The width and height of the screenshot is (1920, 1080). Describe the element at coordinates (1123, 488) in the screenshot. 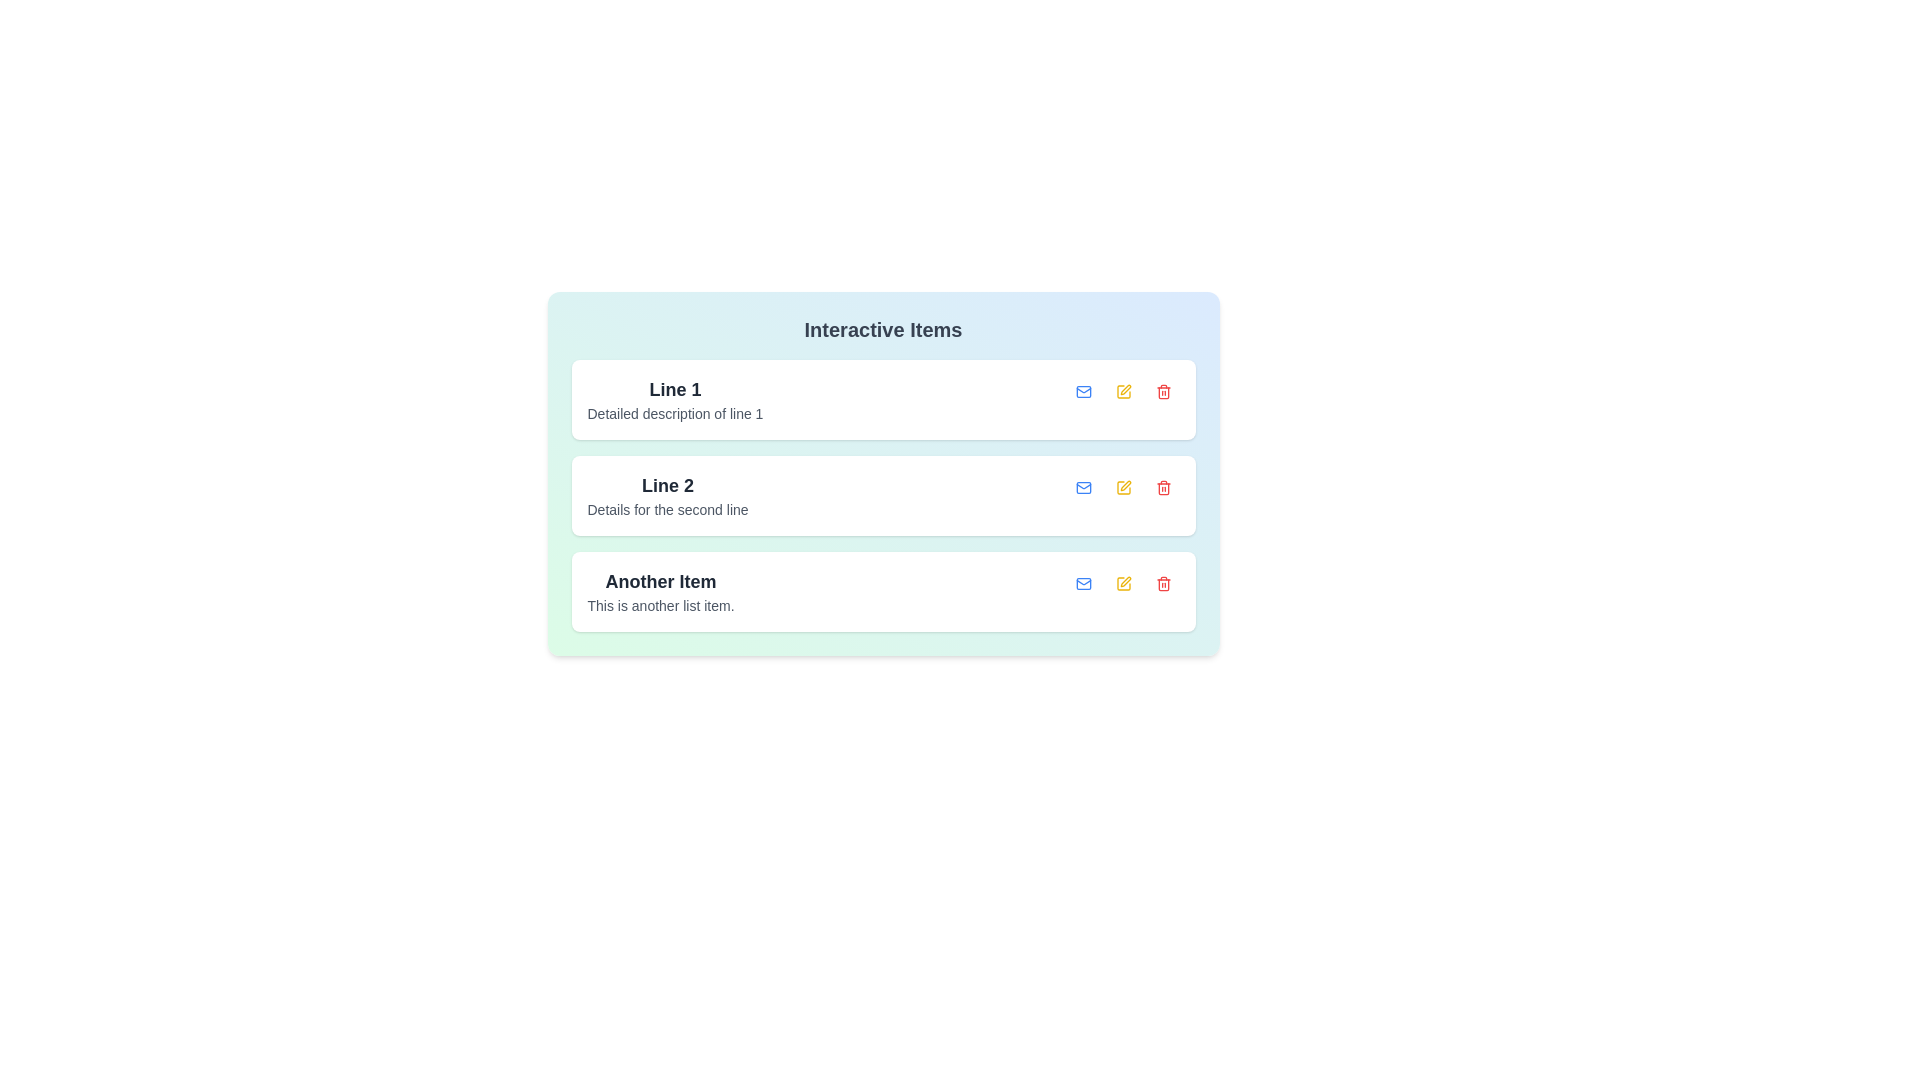

I see `edit button for the item with title 'Line 2'` at that location.